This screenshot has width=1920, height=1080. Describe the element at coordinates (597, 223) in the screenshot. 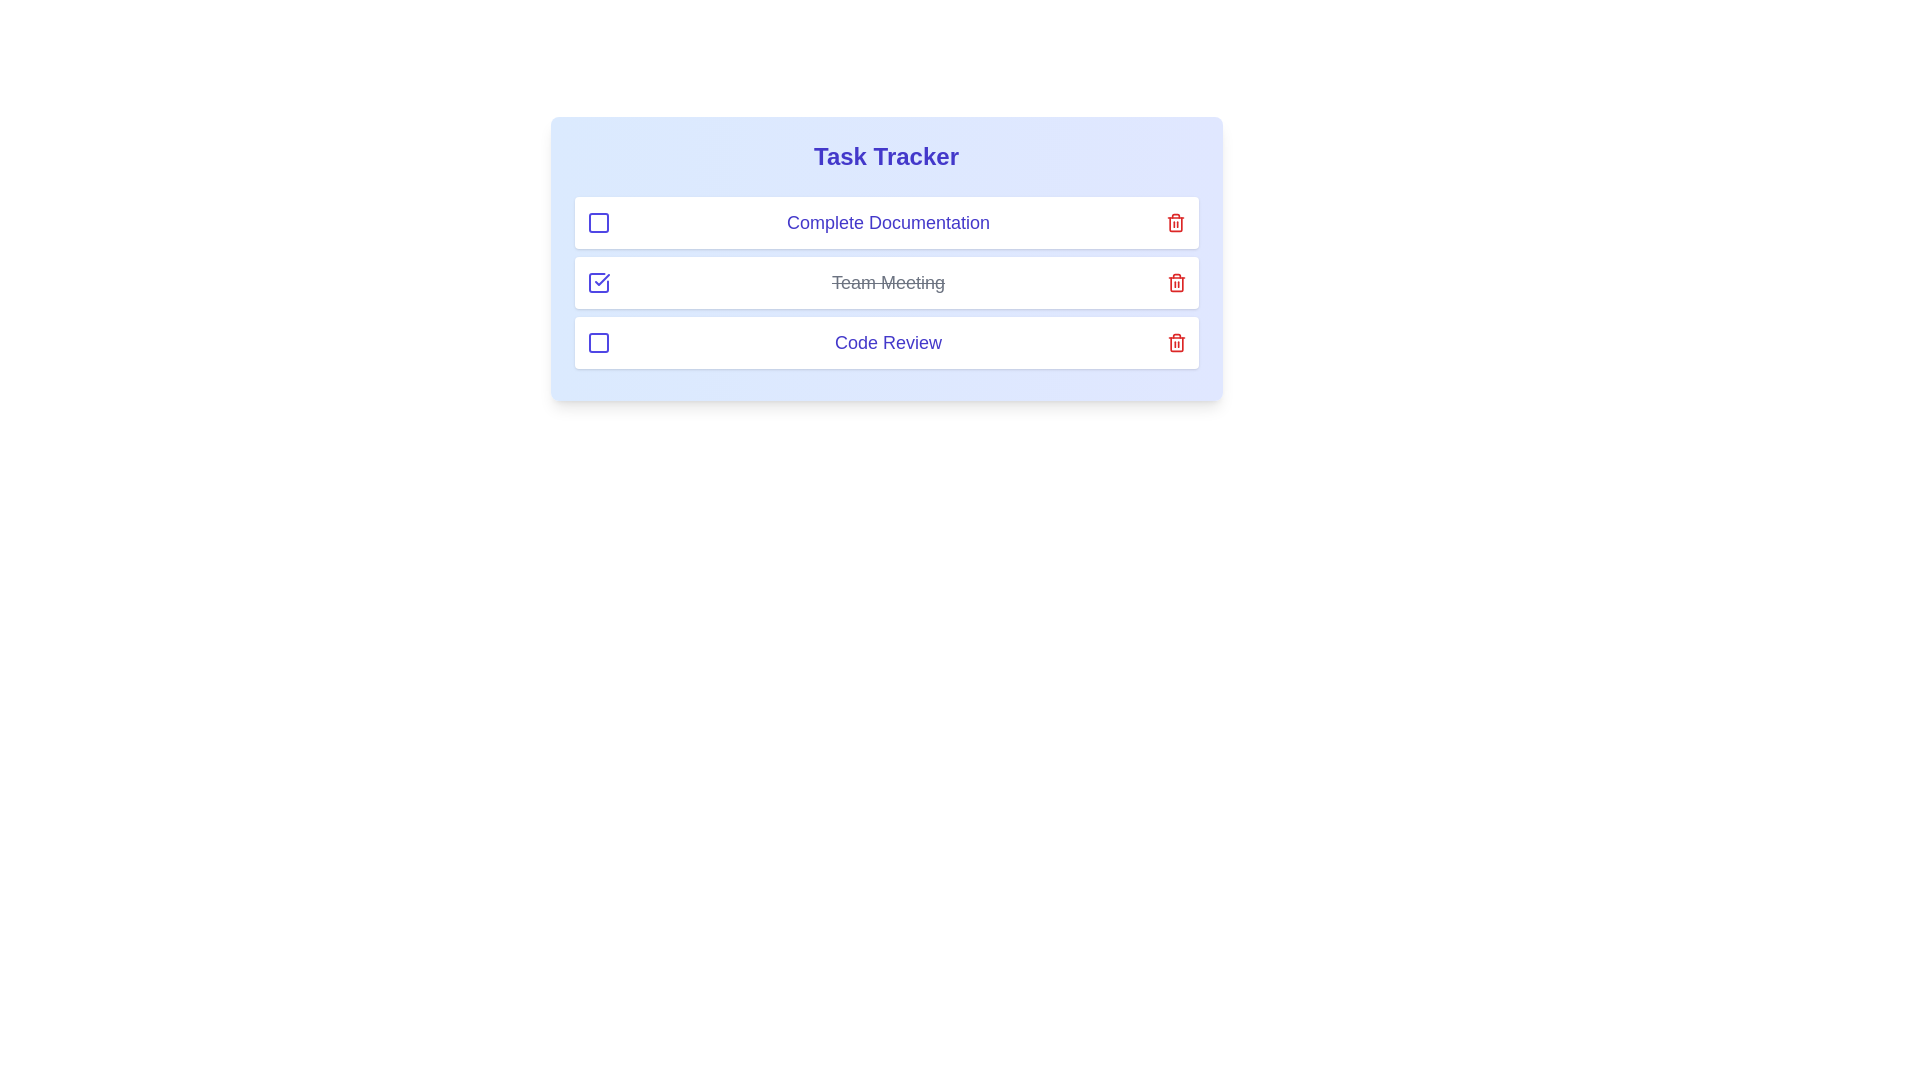

I see `the checkbox located` at that location.